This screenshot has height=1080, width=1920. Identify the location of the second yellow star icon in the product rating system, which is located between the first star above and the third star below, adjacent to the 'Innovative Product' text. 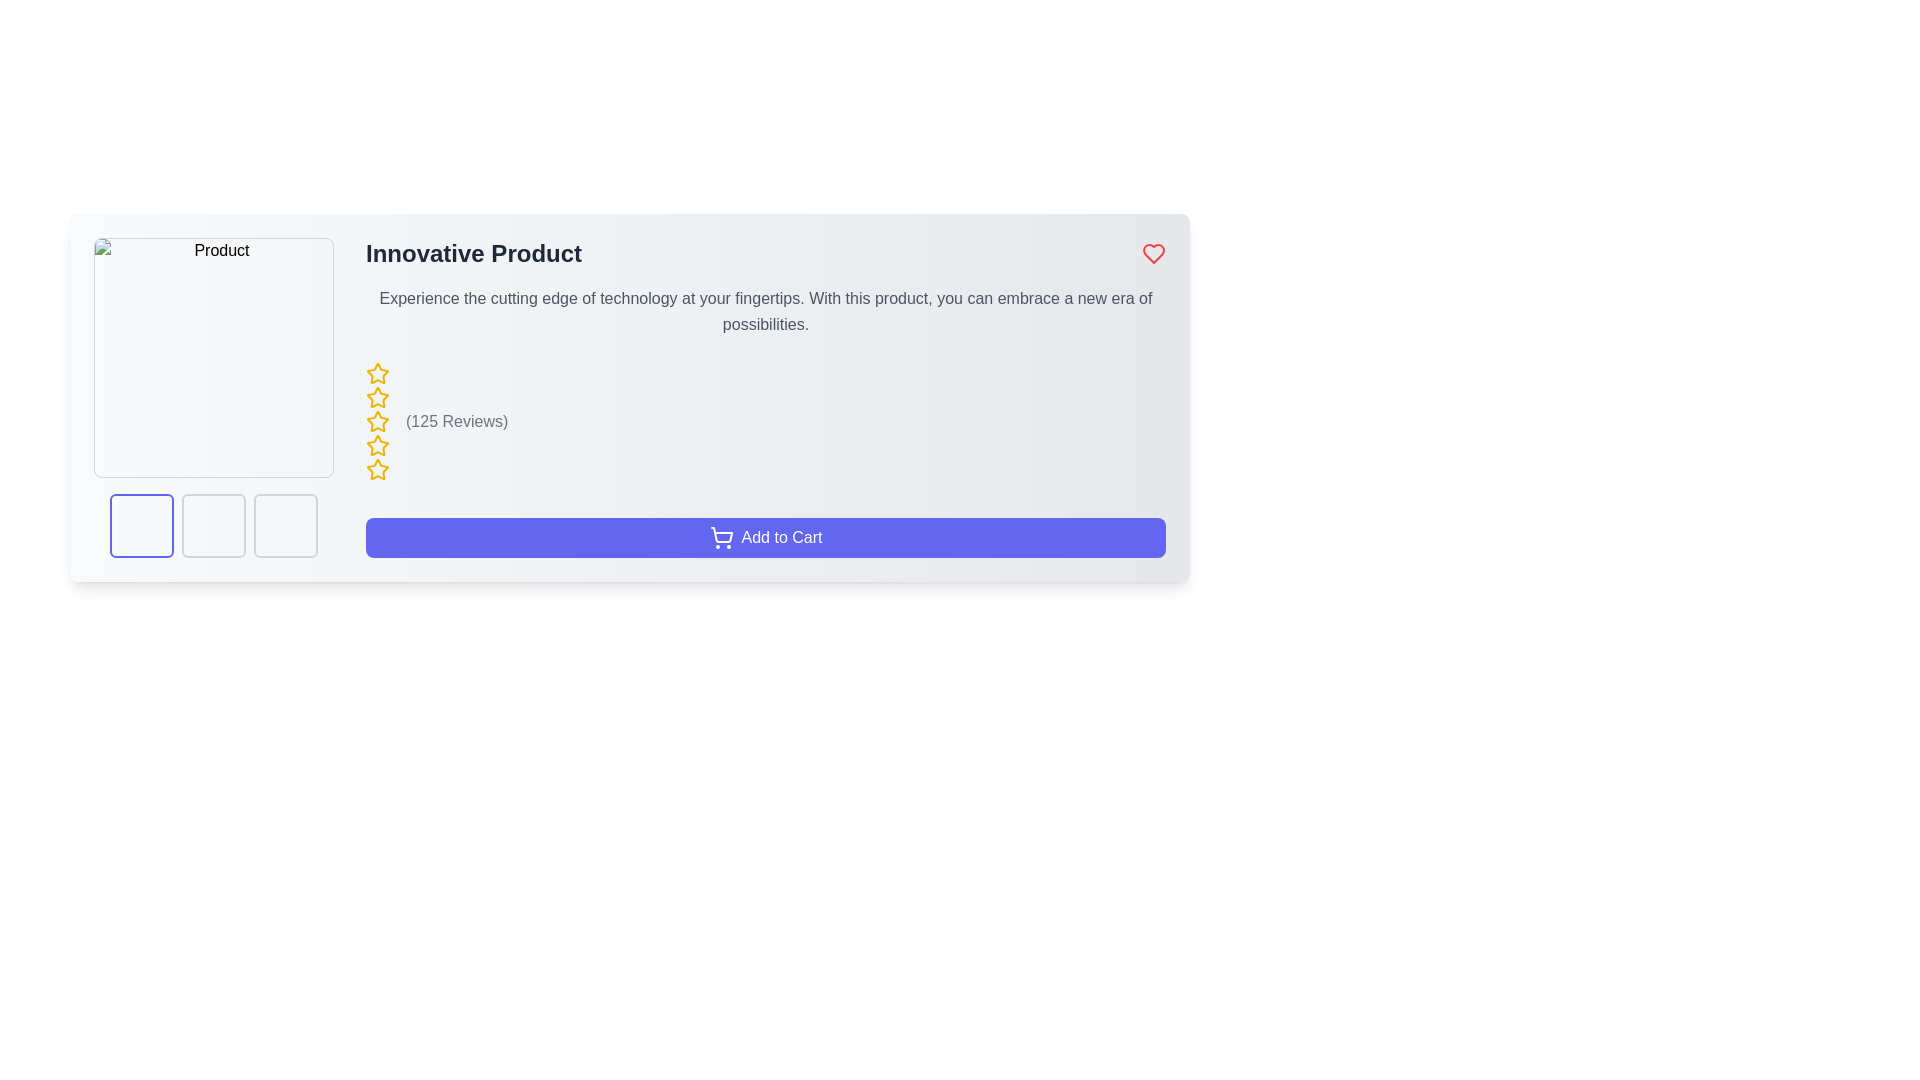
(378, 397).